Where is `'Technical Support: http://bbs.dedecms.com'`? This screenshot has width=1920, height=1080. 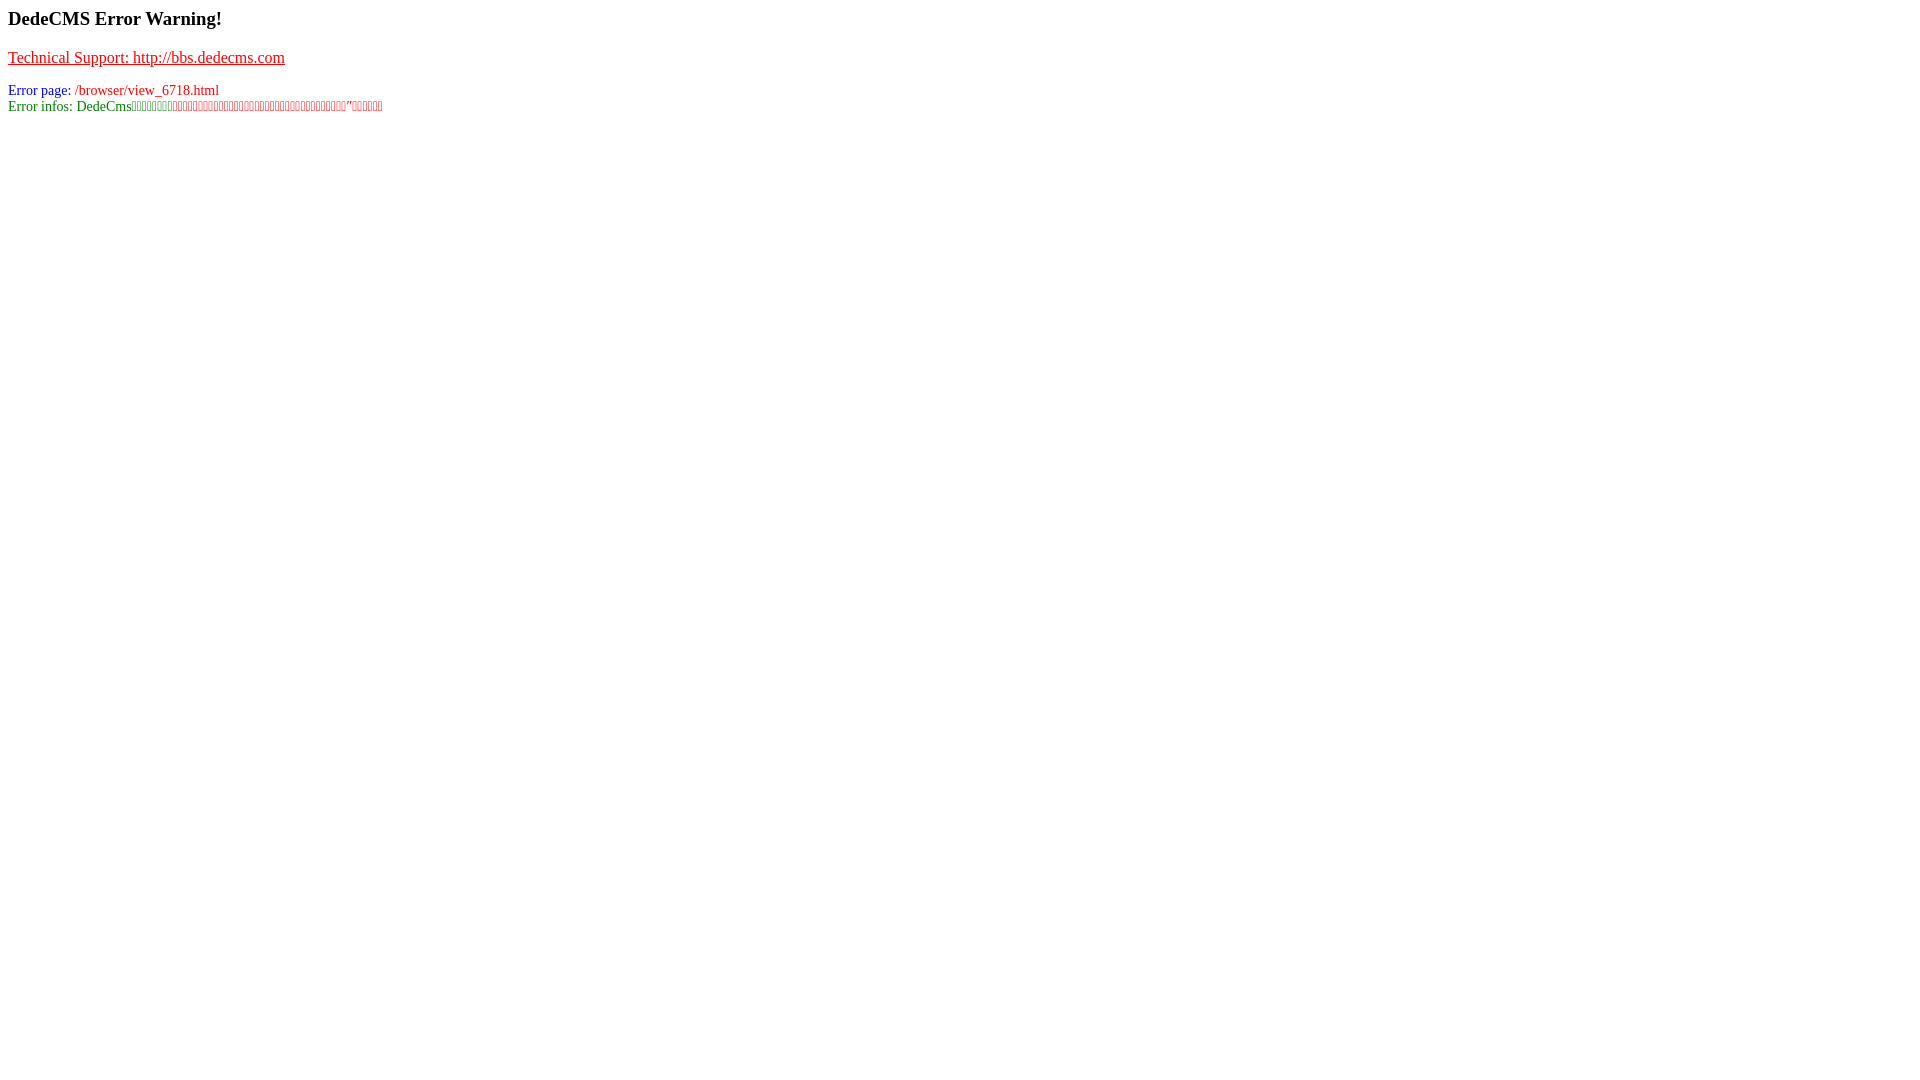 'Technical Support: http://bbs.dedecms.com' is located at coordinates (145, 56).